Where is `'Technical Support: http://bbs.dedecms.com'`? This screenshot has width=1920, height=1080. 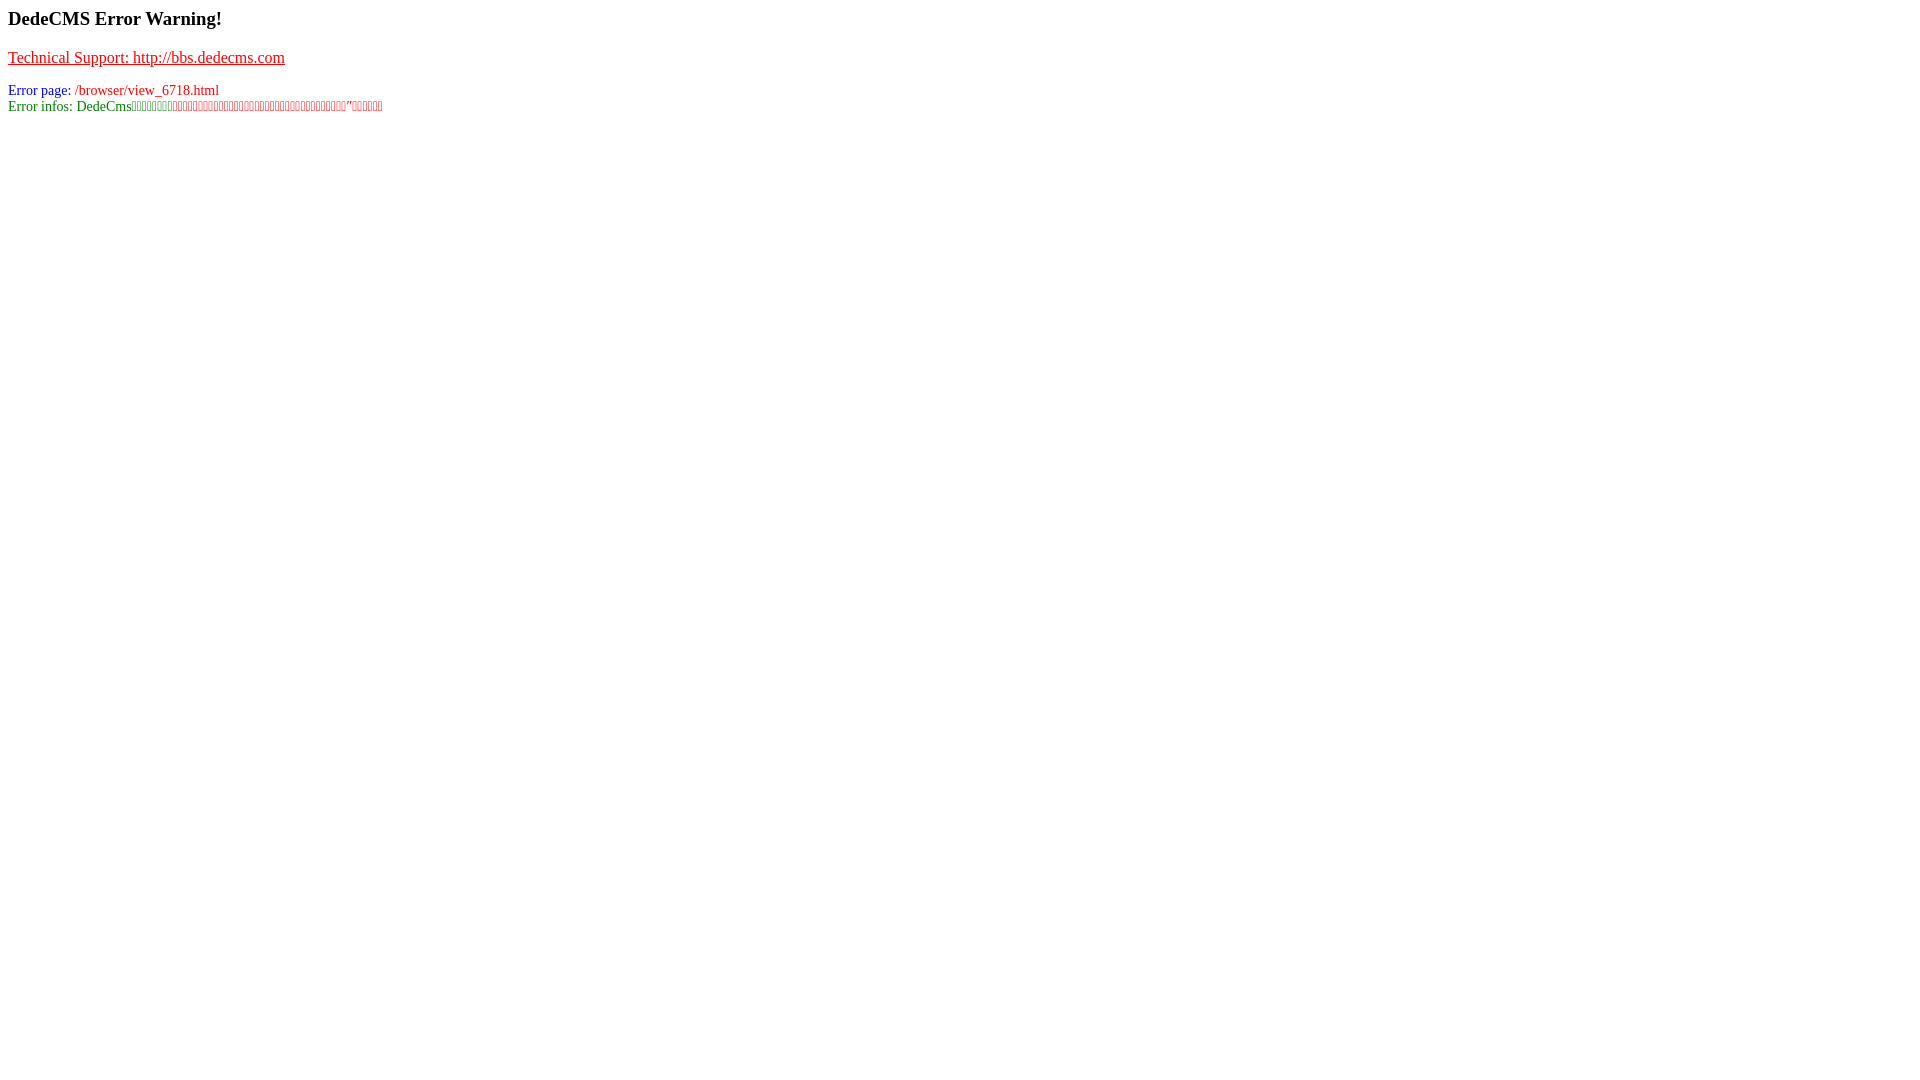 'Technical Support: http://bbs.dedecms.com' is located at coordinates (145, 56).